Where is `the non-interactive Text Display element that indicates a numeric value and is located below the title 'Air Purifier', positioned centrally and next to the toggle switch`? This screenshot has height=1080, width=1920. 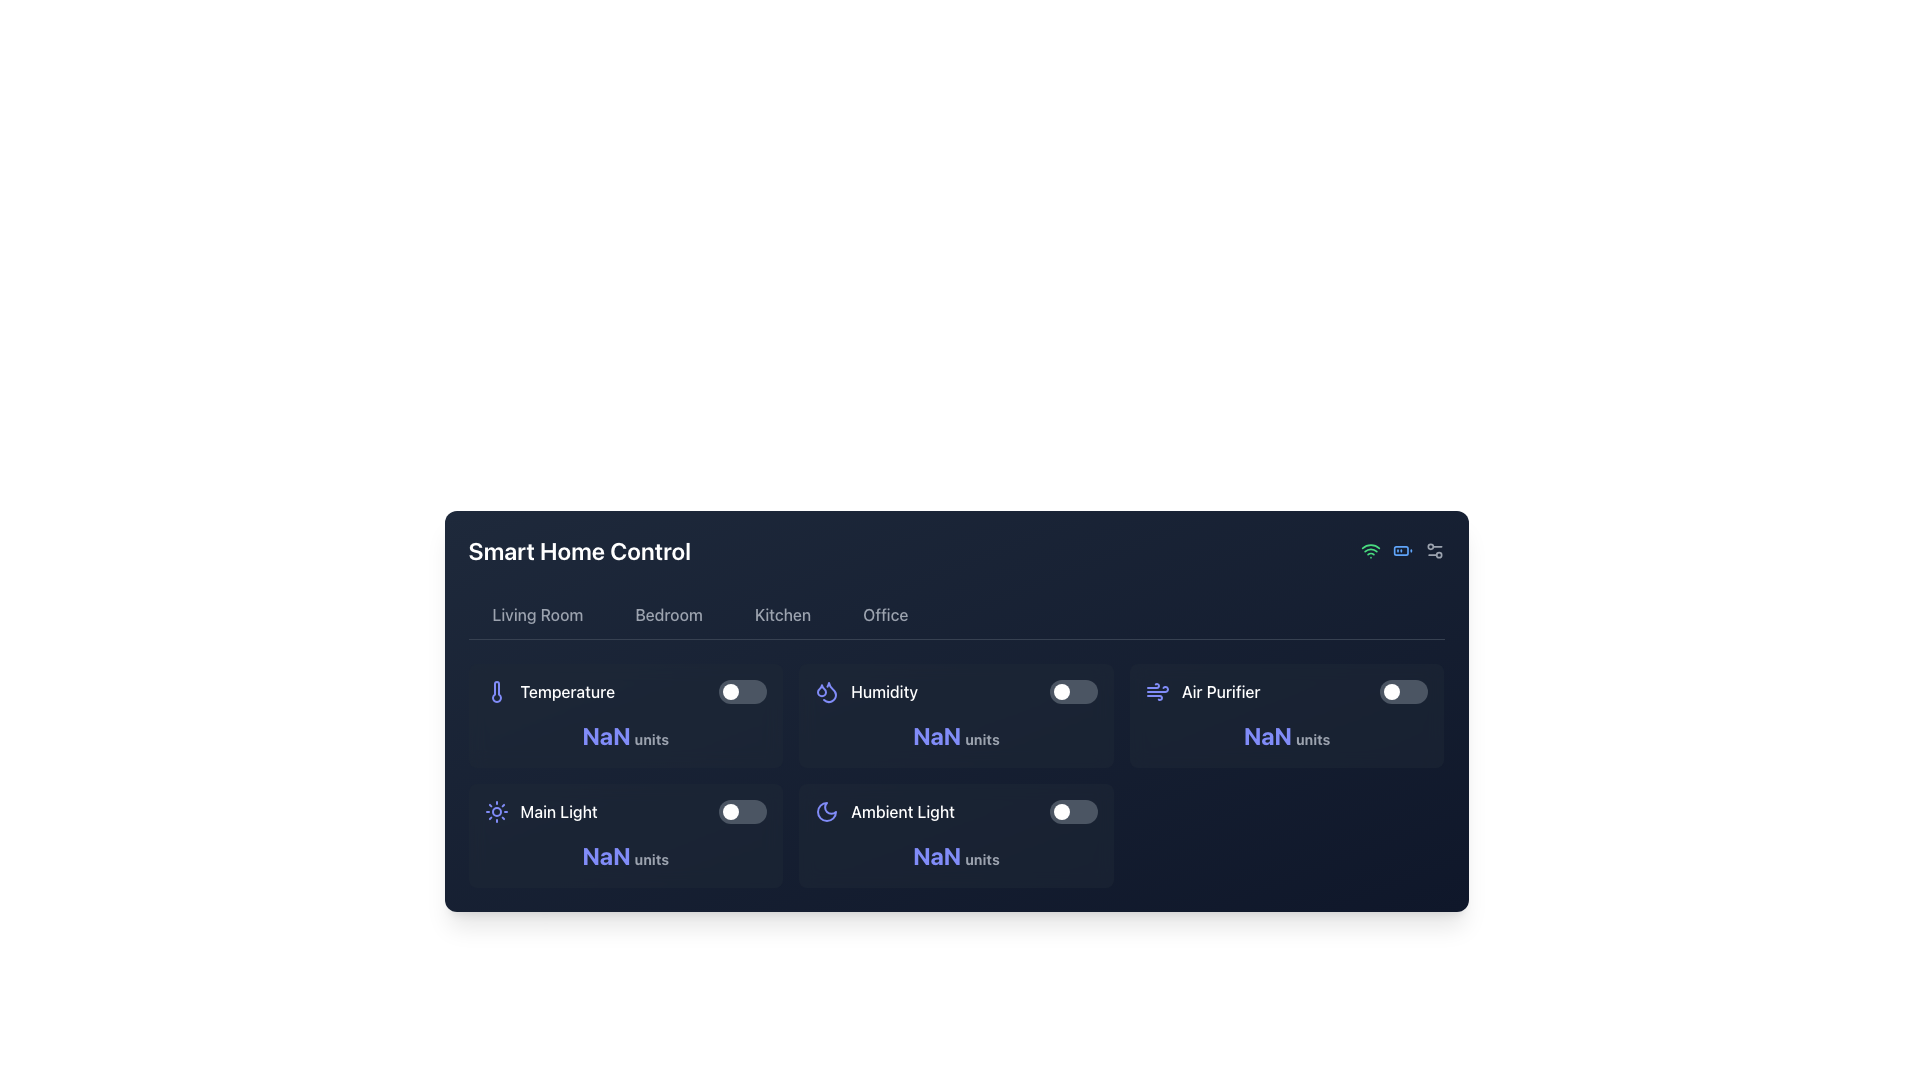
the non-interactive Text Display element that indicates a numeric value and is located below the title 'Air Purifier', positioned centrally and next to the toggle switch is located at coordinates (1287, 736).